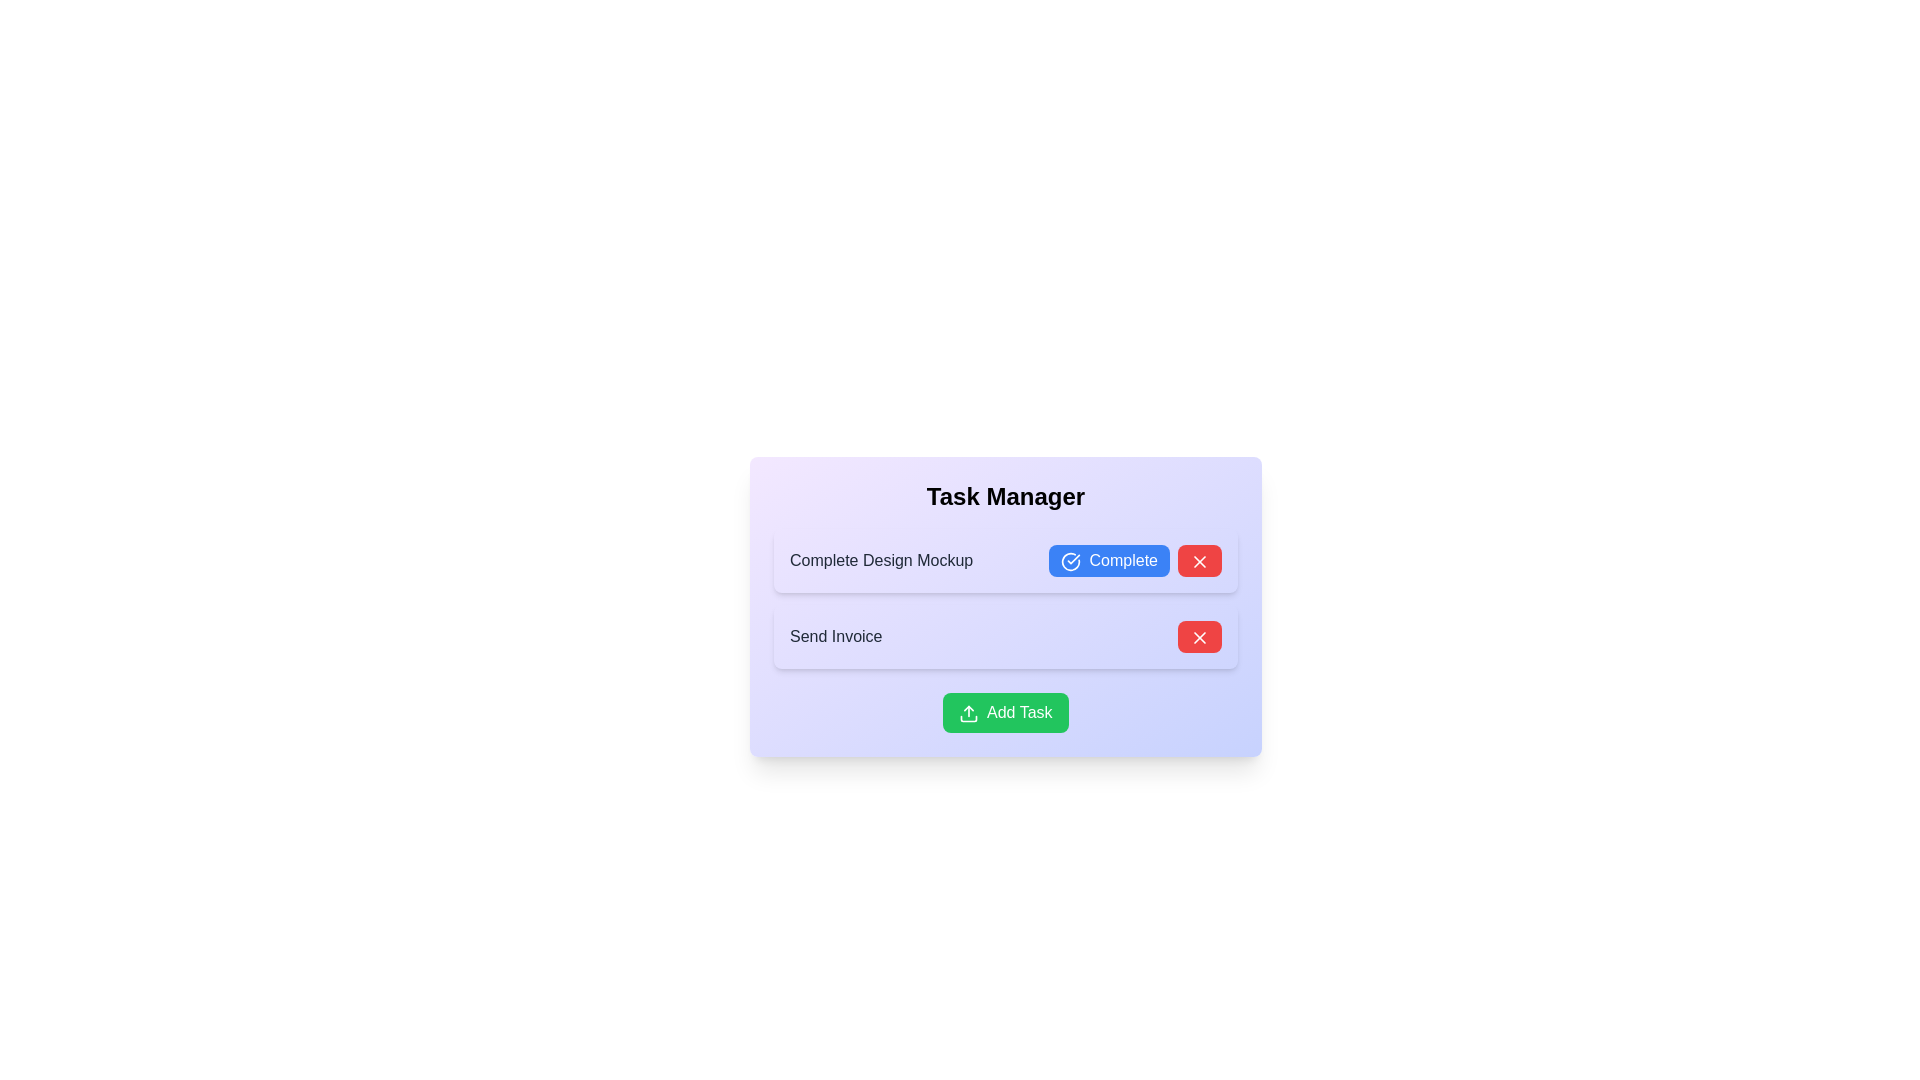 This screenshot has width=1920, height=1080. Describe the element at coordinates (1006, 712) in the screenshot. I see `the button located at the bottom center of the modal window` at that location.